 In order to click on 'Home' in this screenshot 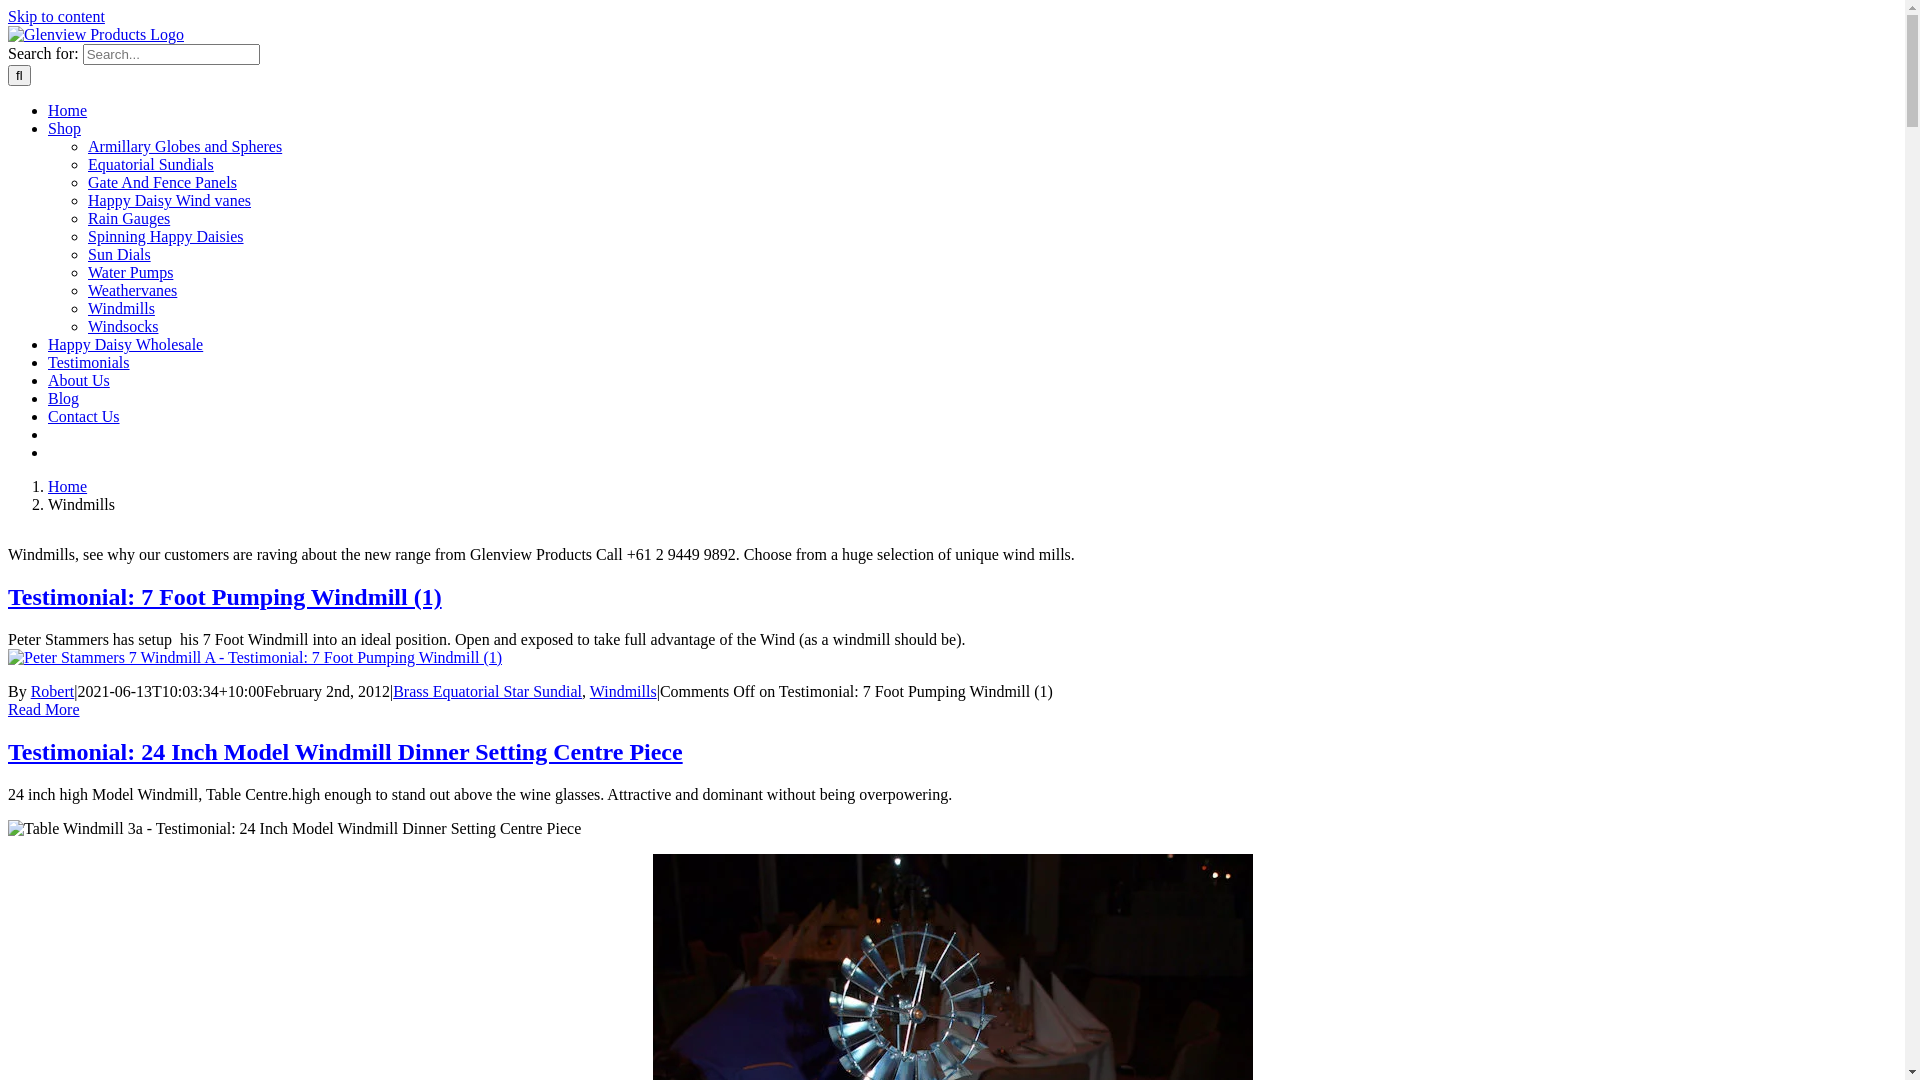, I will do `click(67, 486)`.